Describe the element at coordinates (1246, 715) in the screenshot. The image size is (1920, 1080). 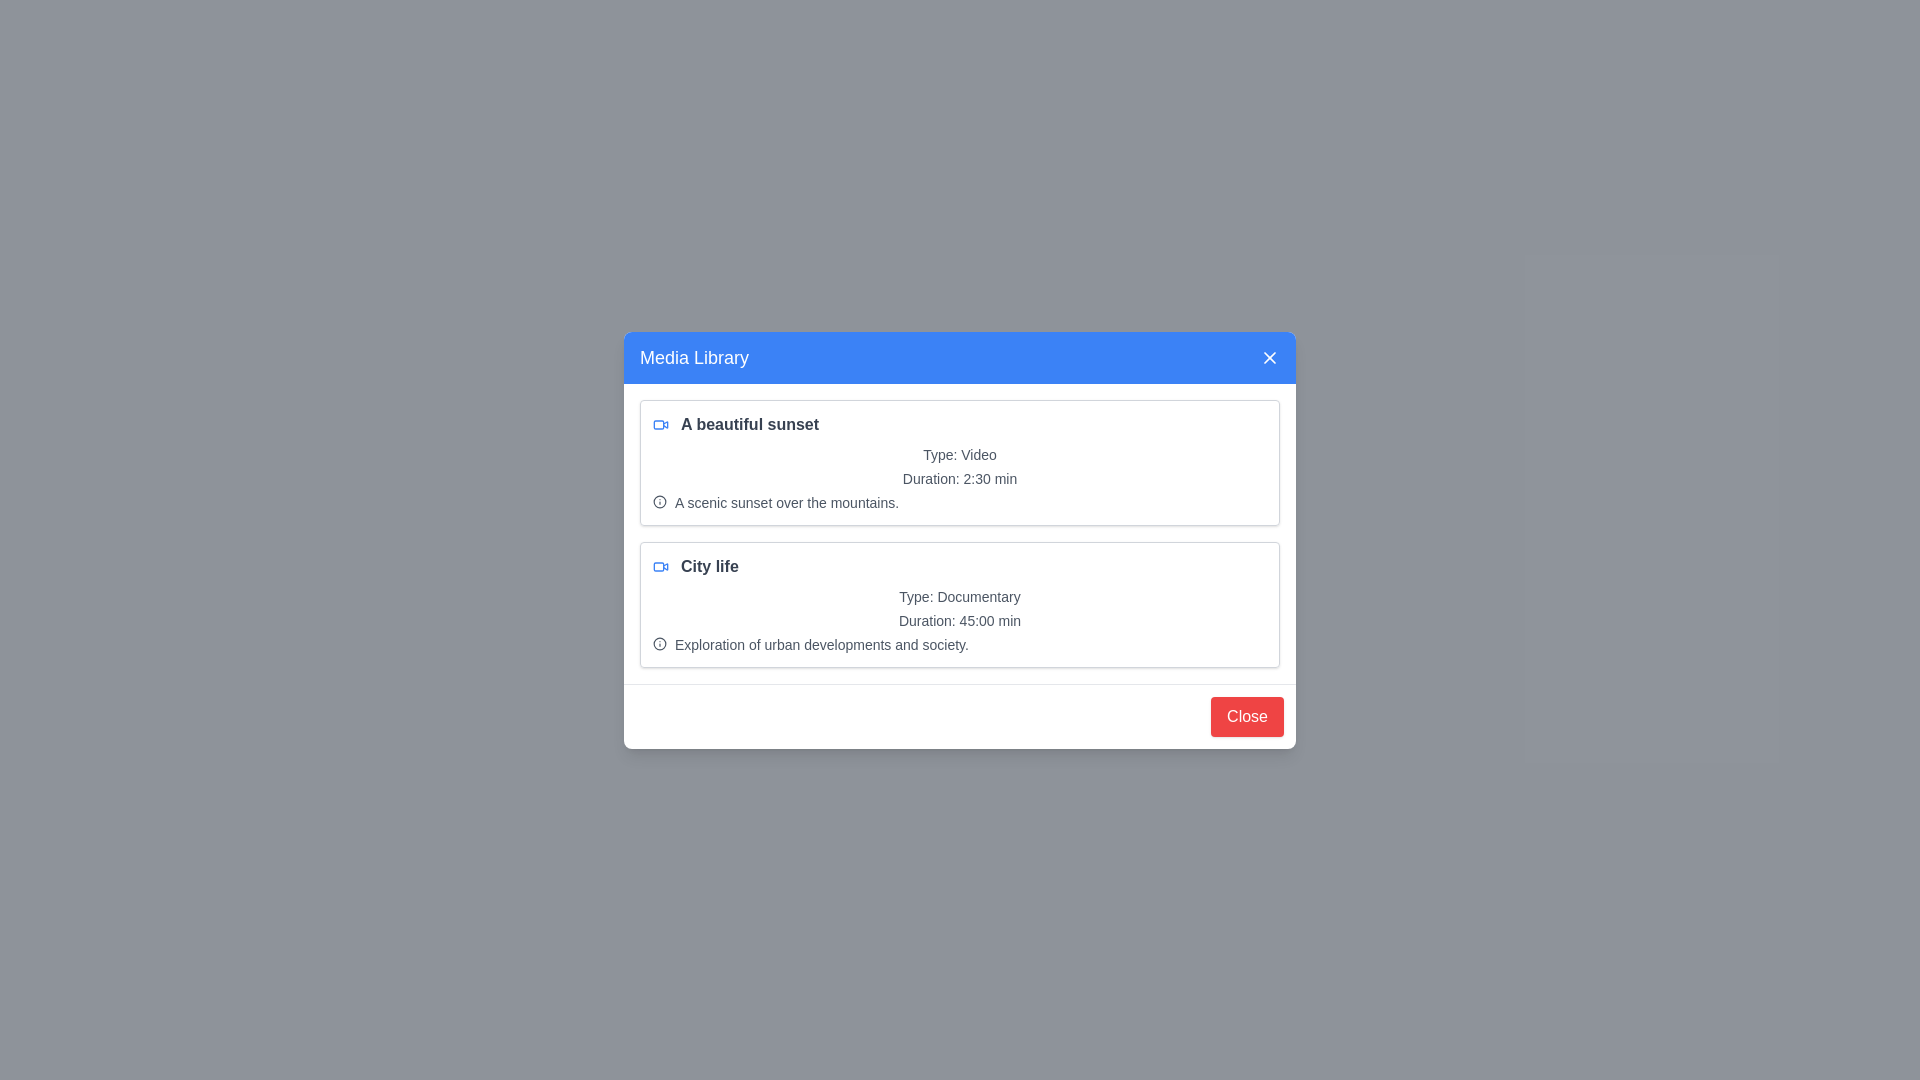
I see `the 'Close' button with a bright red background in the bottom-right corner of the 'Media Library' modal to observe the hover effect` at that location.